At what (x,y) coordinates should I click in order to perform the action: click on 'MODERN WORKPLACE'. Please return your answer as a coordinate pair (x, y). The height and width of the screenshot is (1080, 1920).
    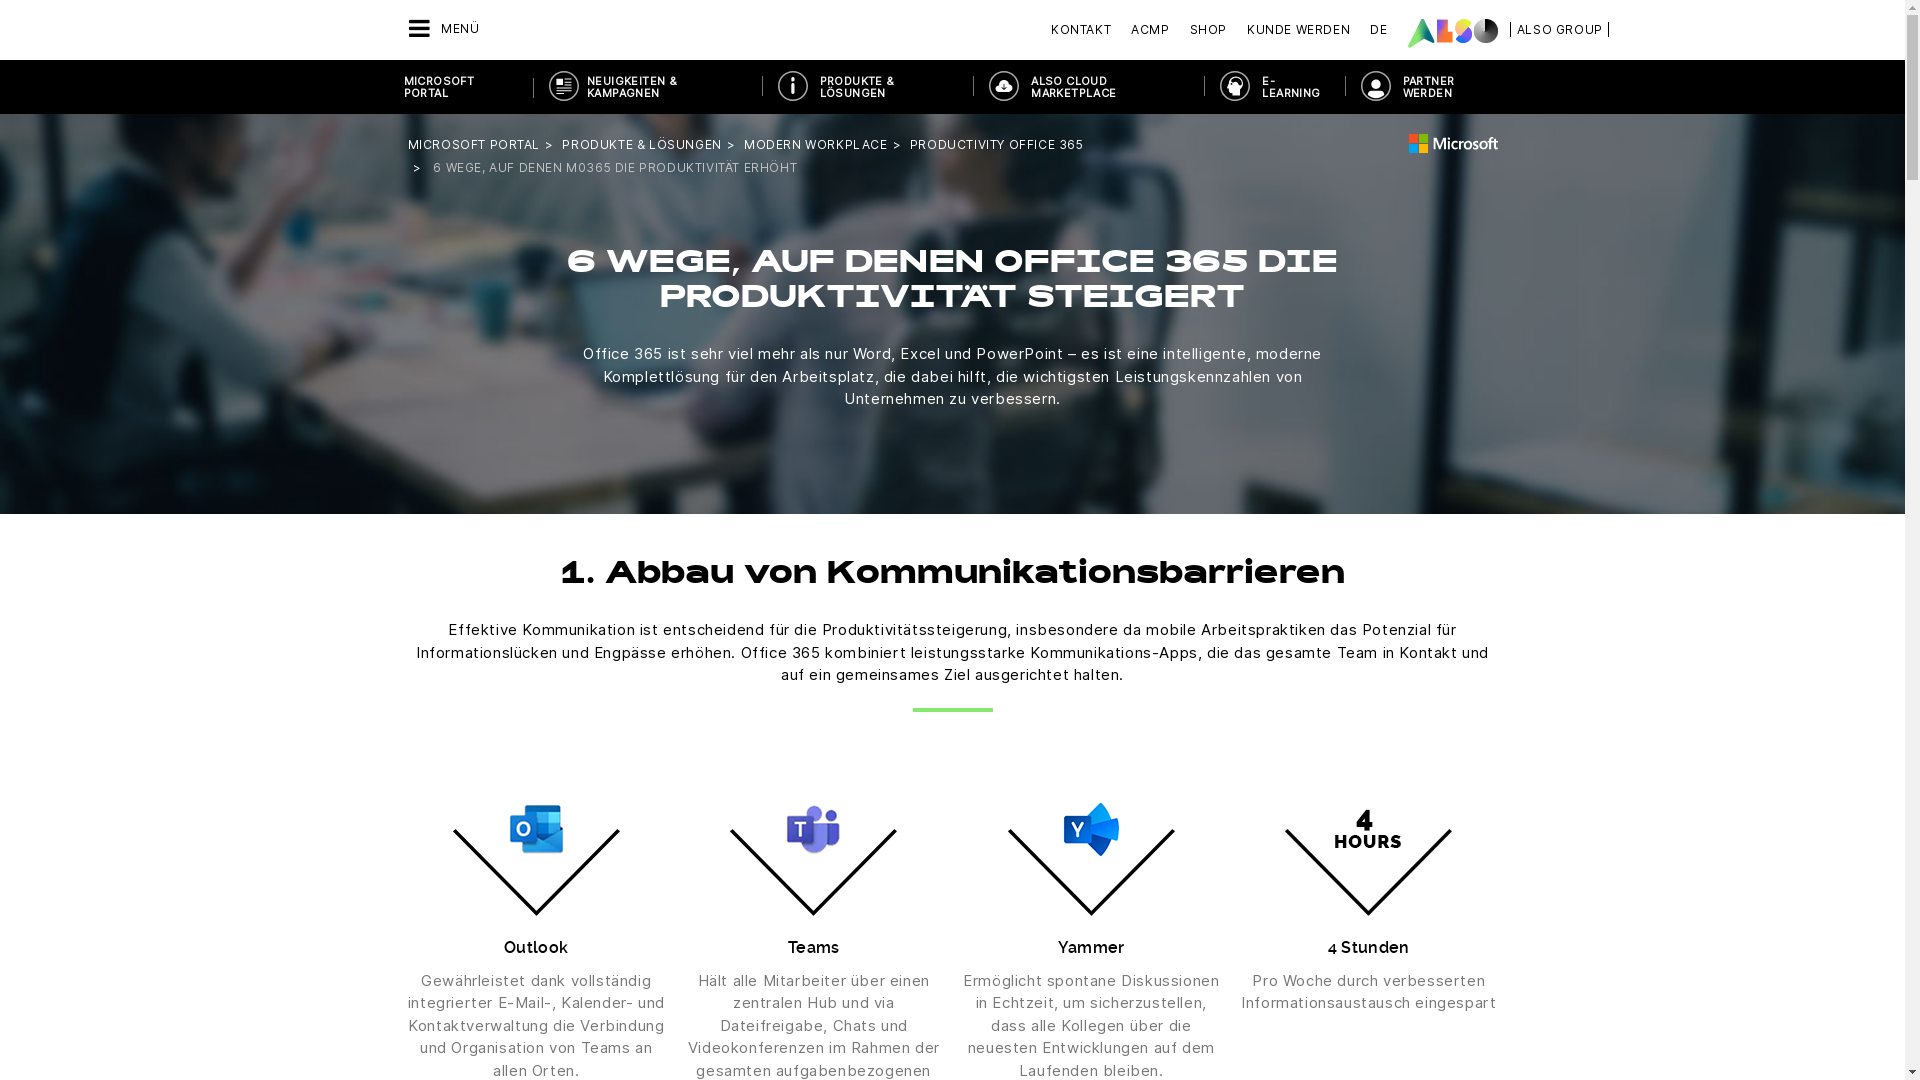
    Looking at the image, I should click on (743, 143).